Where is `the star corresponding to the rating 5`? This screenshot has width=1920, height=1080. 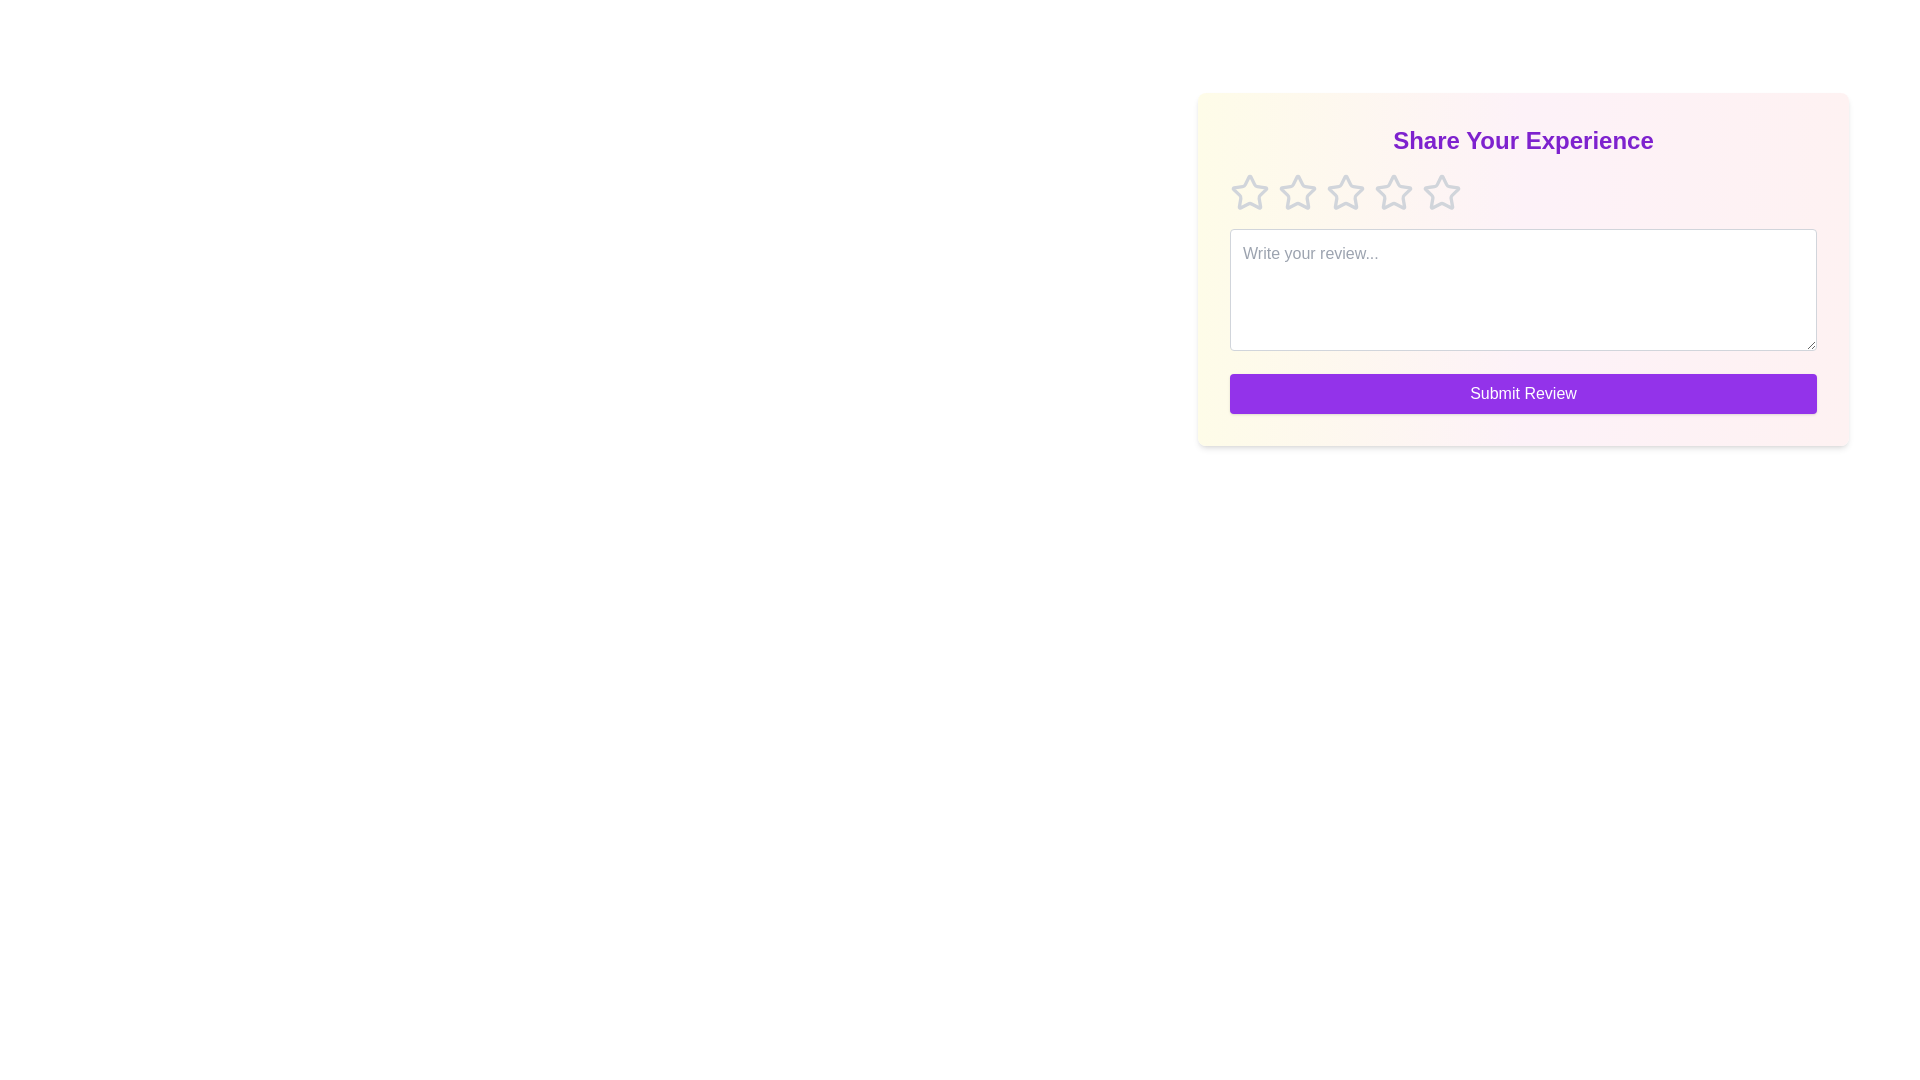 the star corresponding to the rating 5 is located at coordinates (1441, 192).